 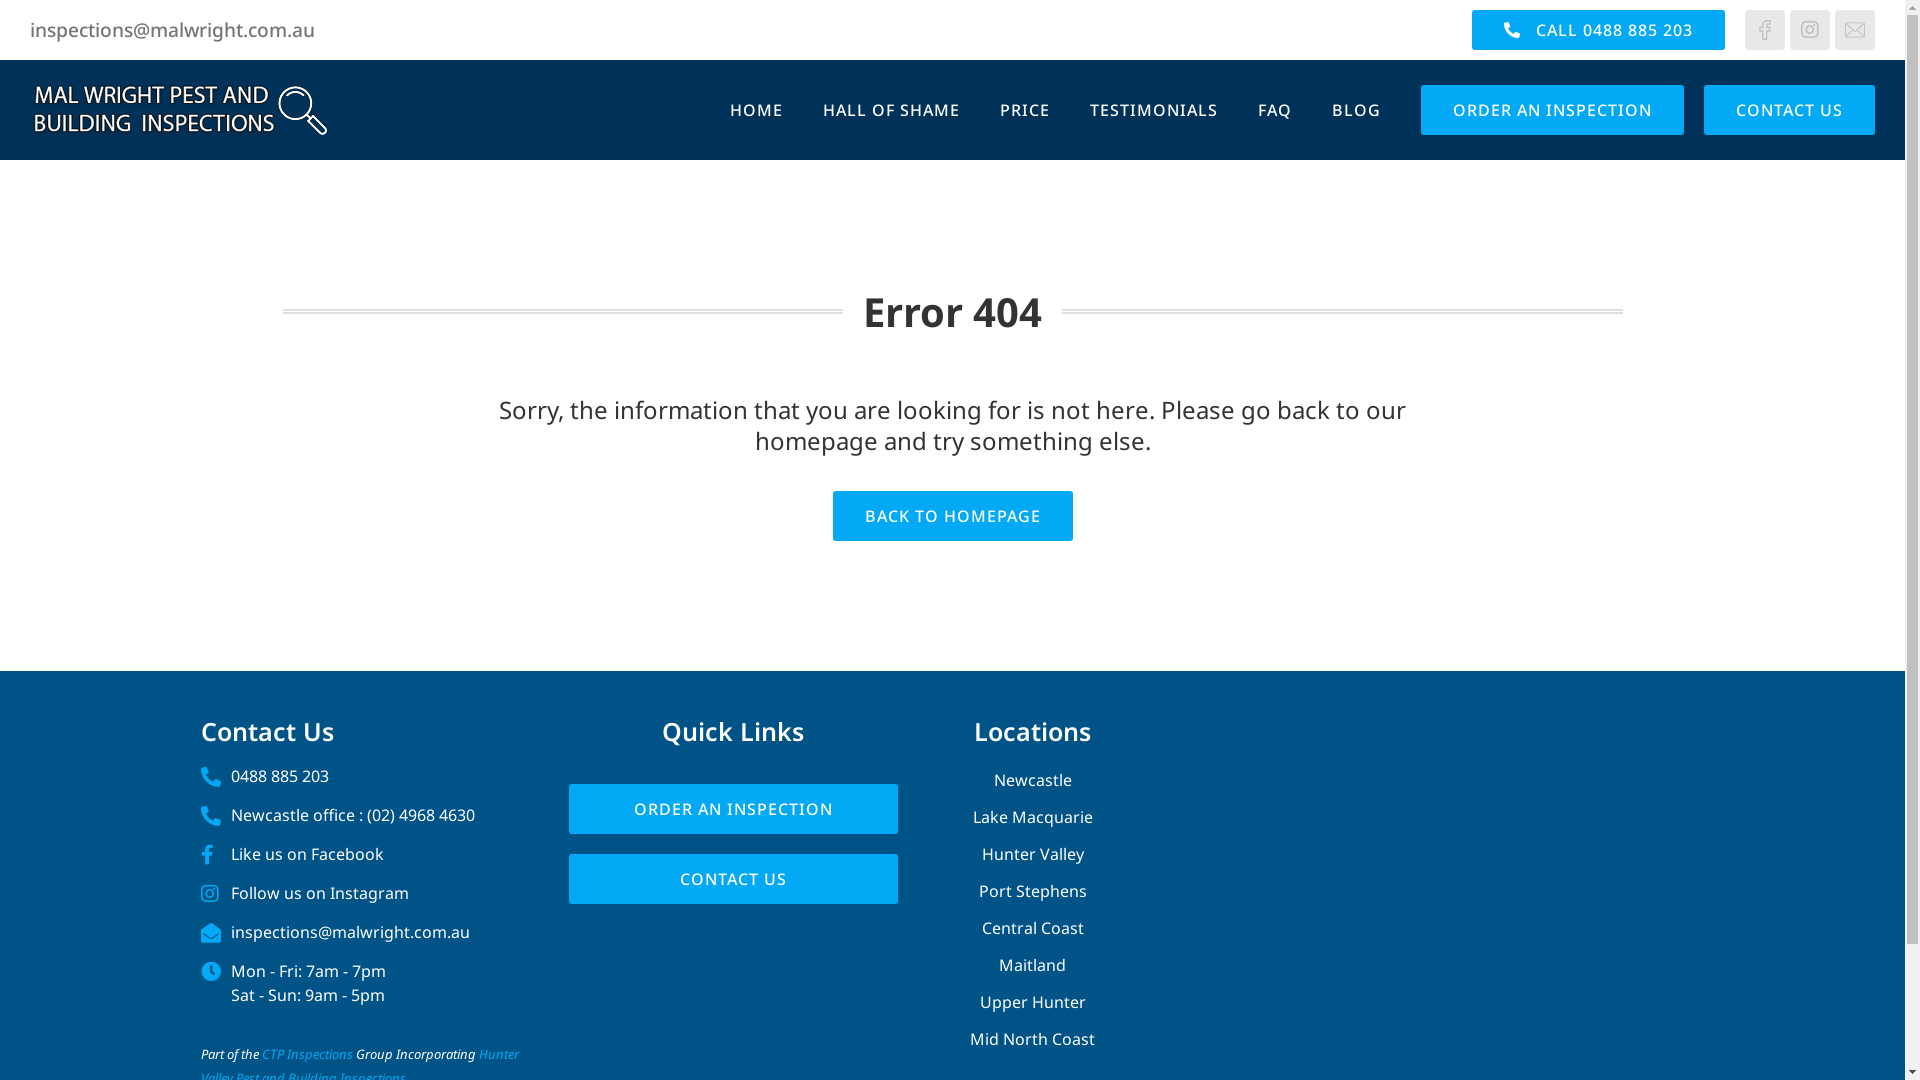 I want to click on 'Newcastle office : (02) 4968 4630', so click(x=364, y=814).